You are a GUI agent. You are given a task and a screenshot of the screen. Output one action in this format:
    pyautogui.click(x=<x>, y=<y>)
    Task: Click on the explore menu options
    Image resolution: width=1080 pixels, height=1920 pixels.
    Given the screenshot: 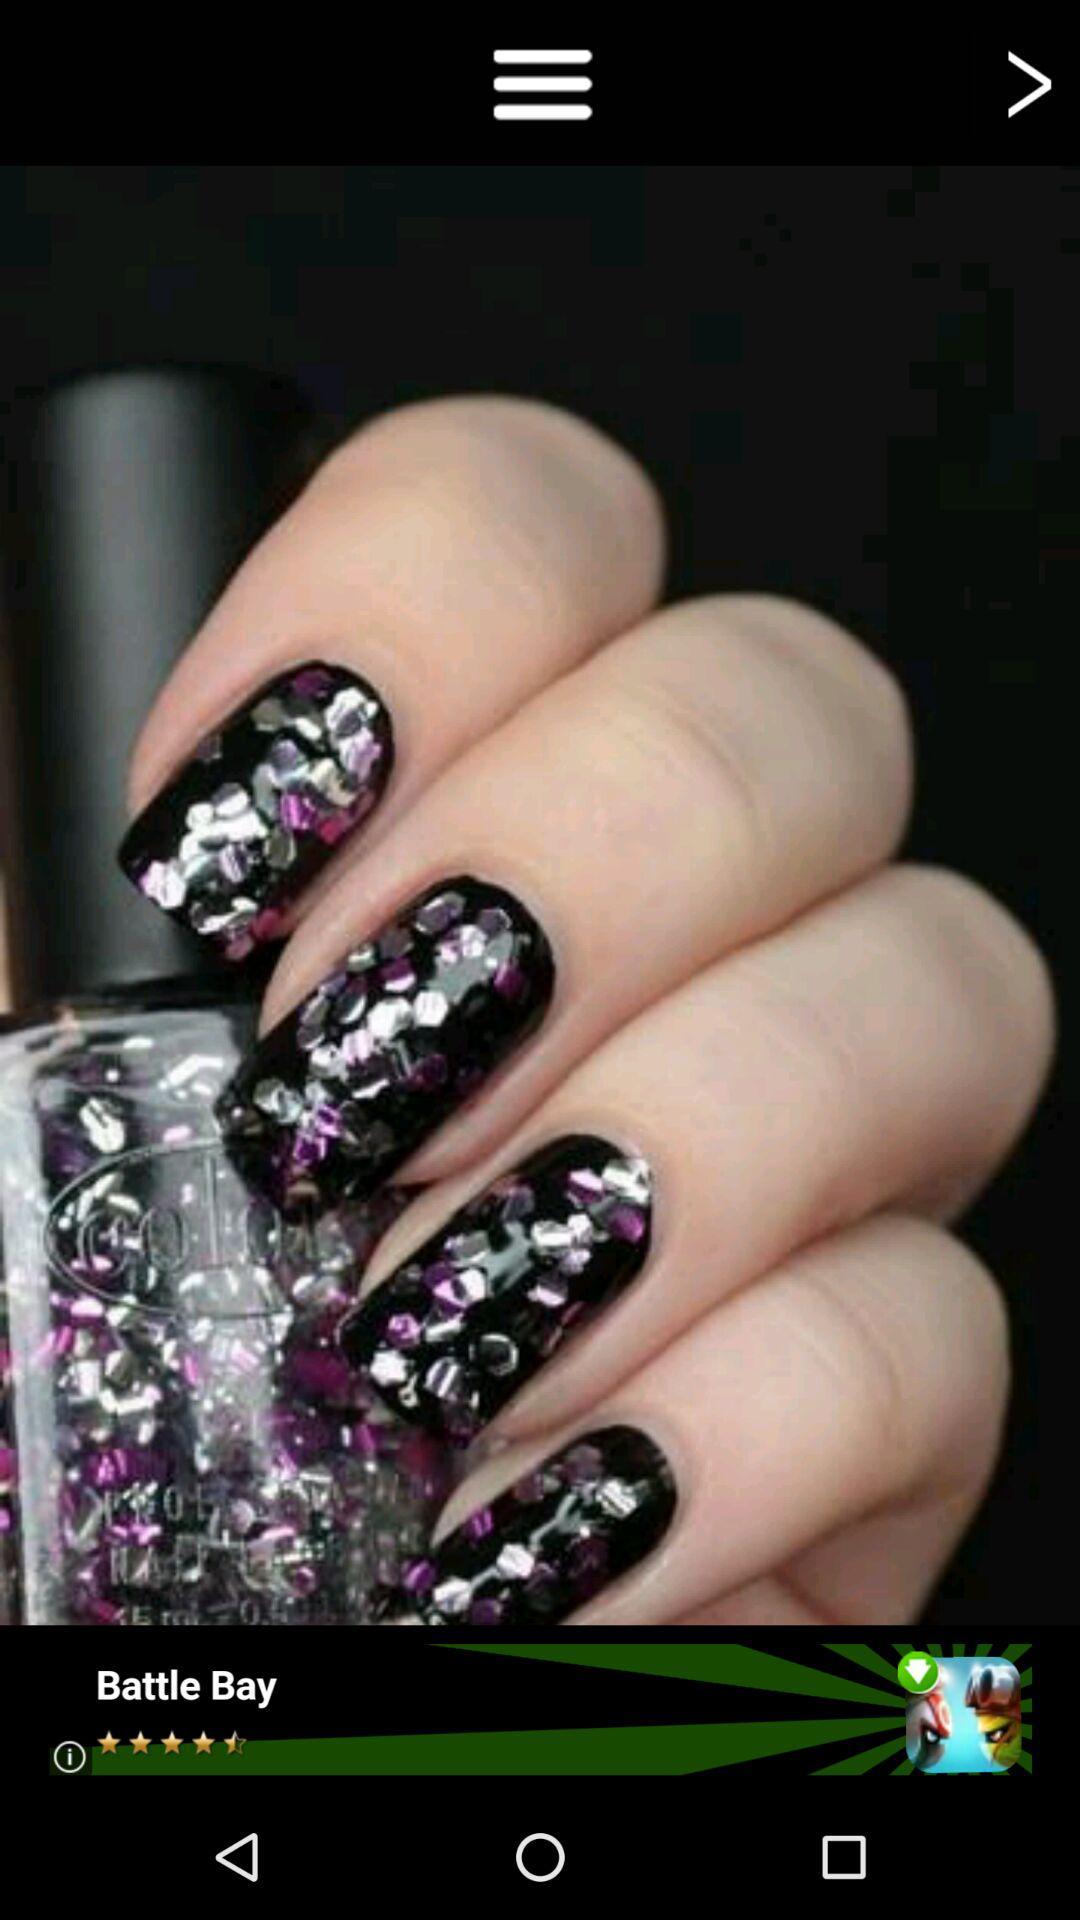 What is the action you would take?
    pyautogui.click(x=540, y=81)
    